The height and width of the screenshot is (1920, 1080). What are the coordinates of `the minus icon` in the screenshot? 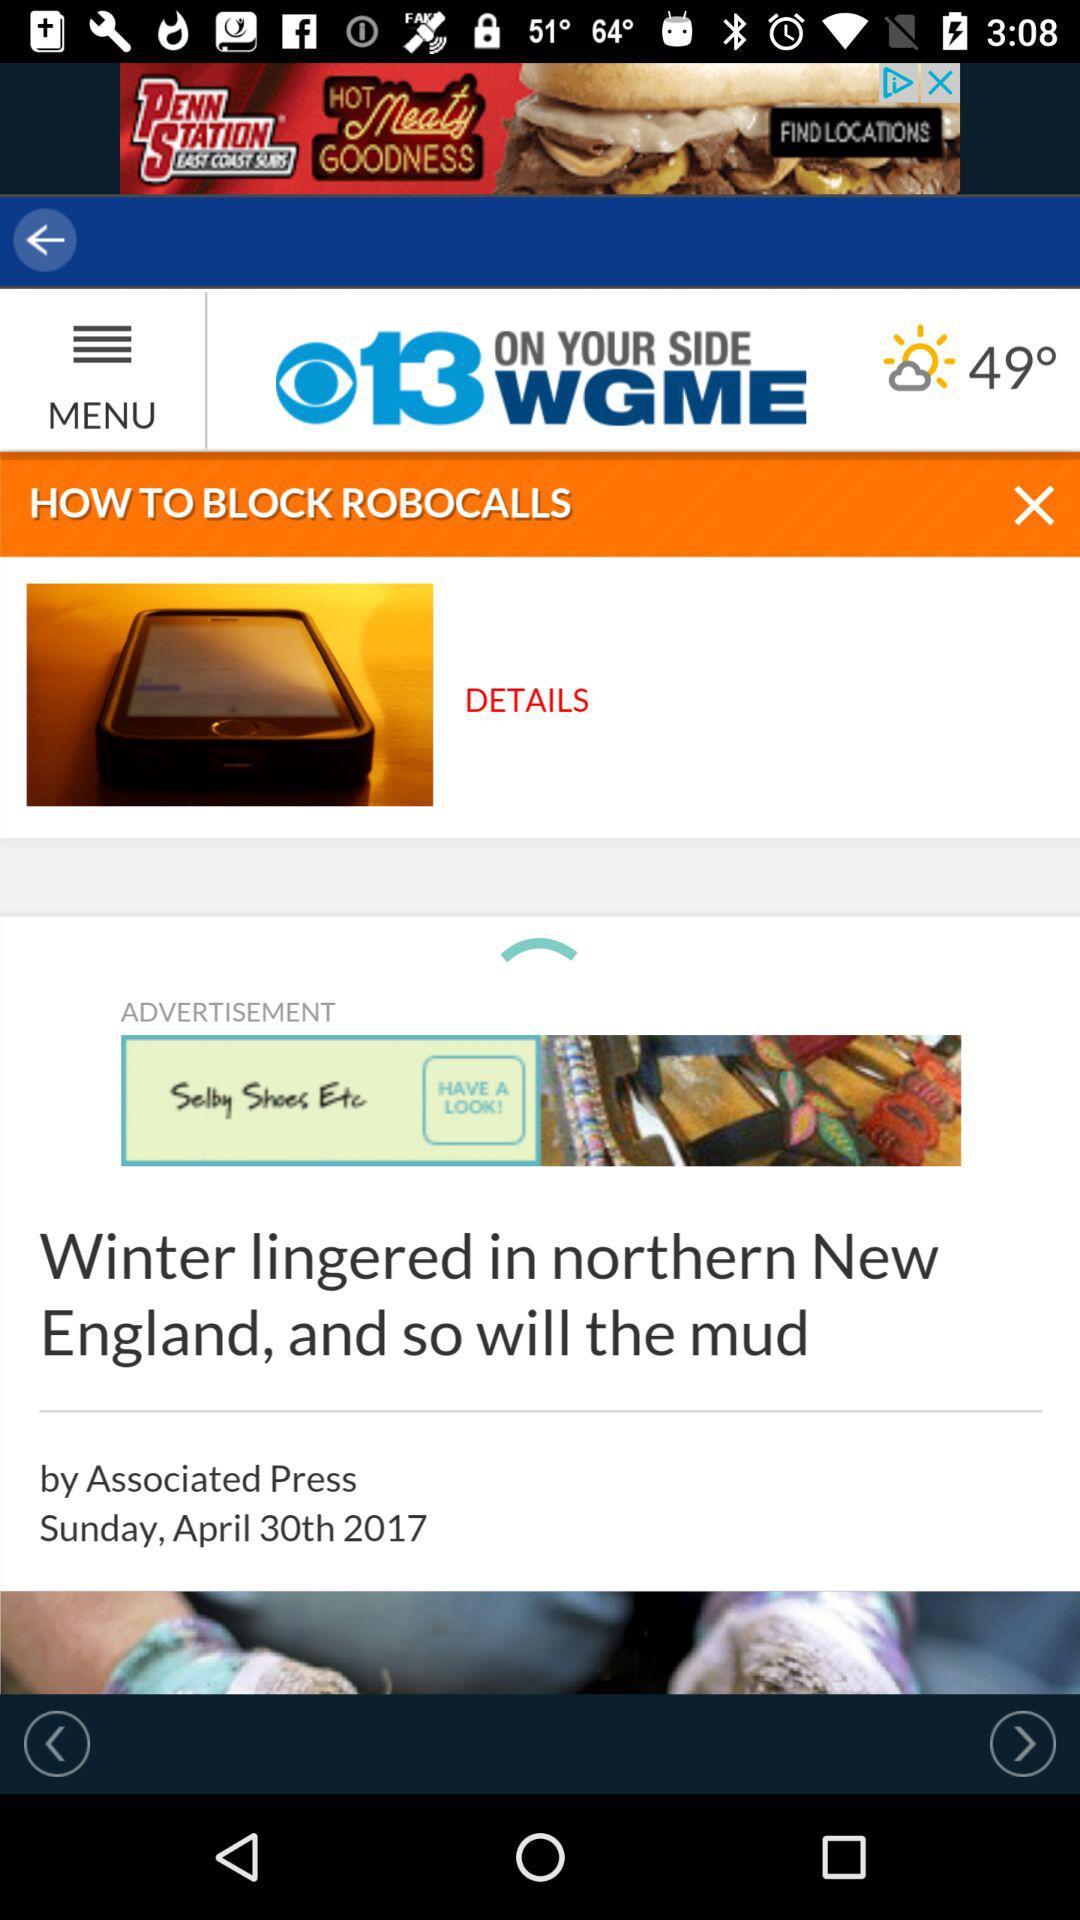 It's located at (1020, 1426).